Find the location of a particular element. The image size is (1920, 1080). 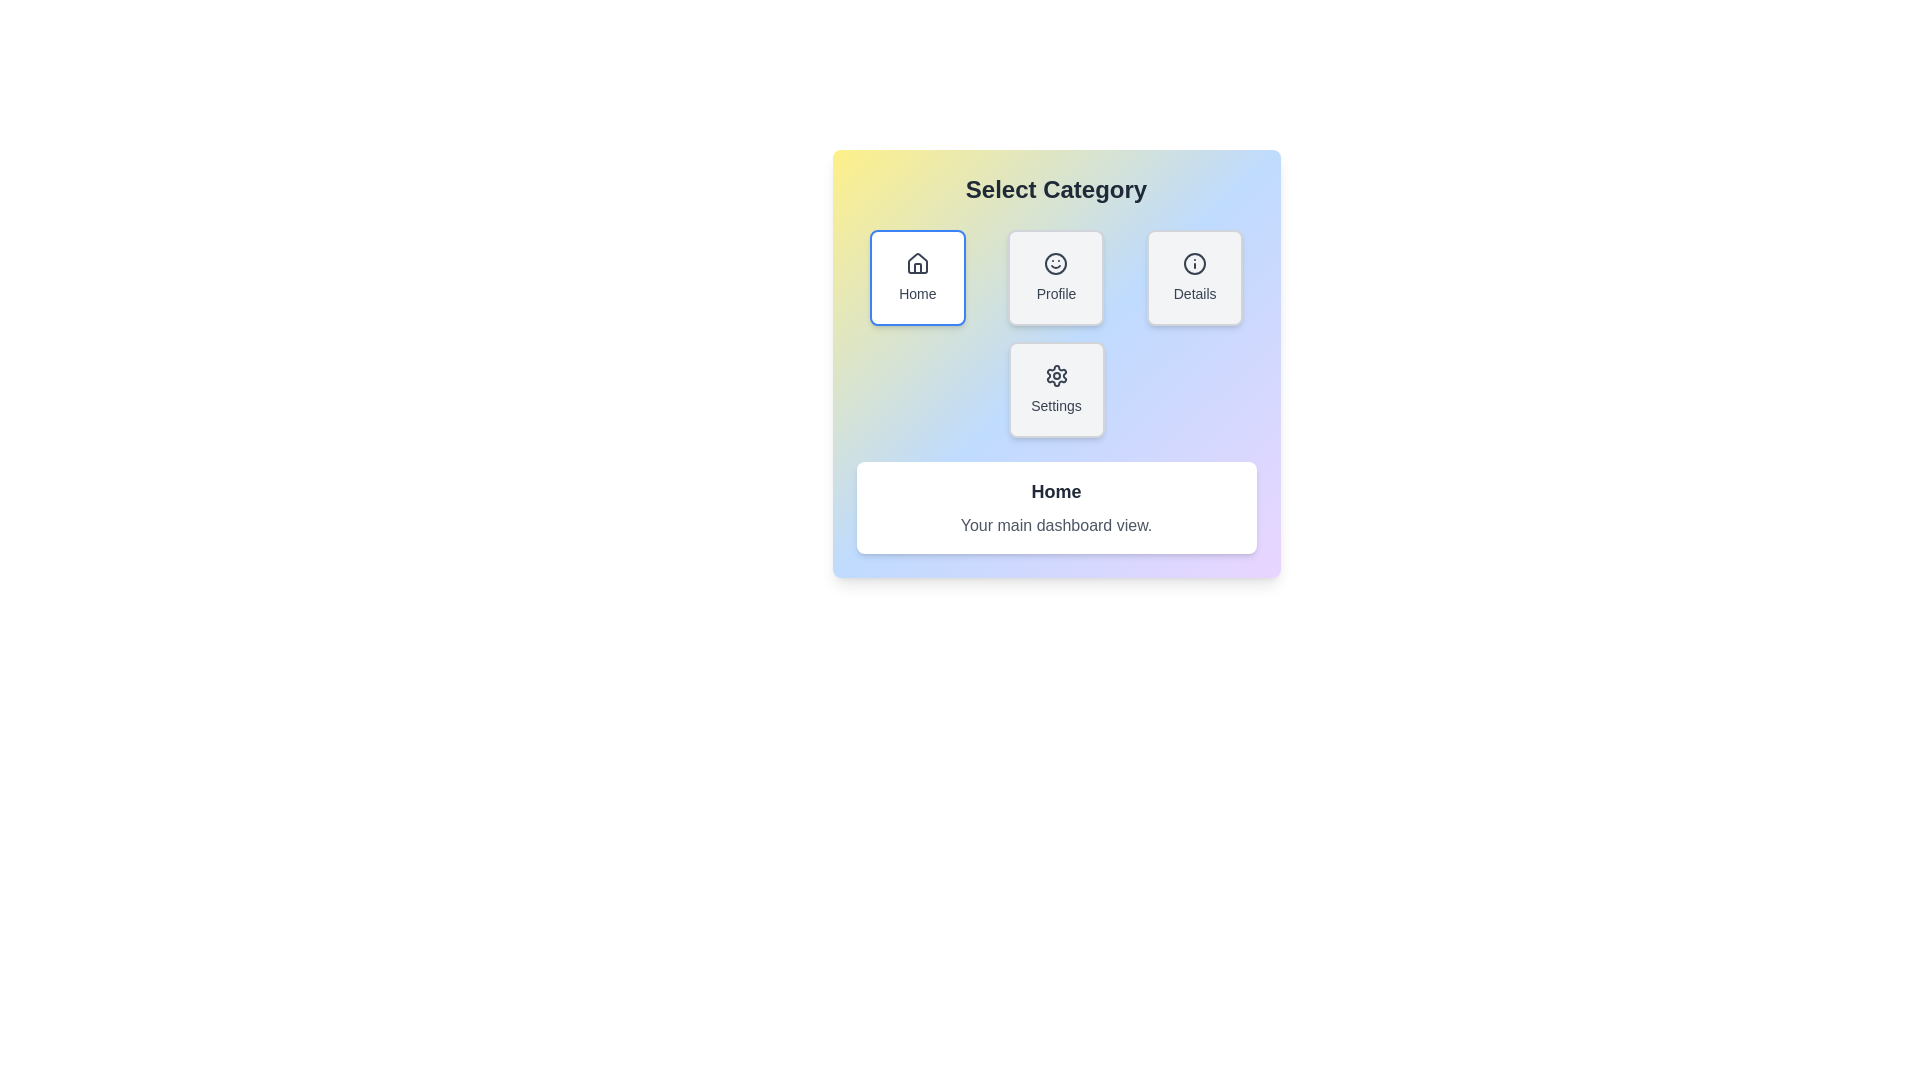

text label 'Home' located within the rectangular button at the top-left of a 2x2 grid of buttons is located at coordinates (916, 293).